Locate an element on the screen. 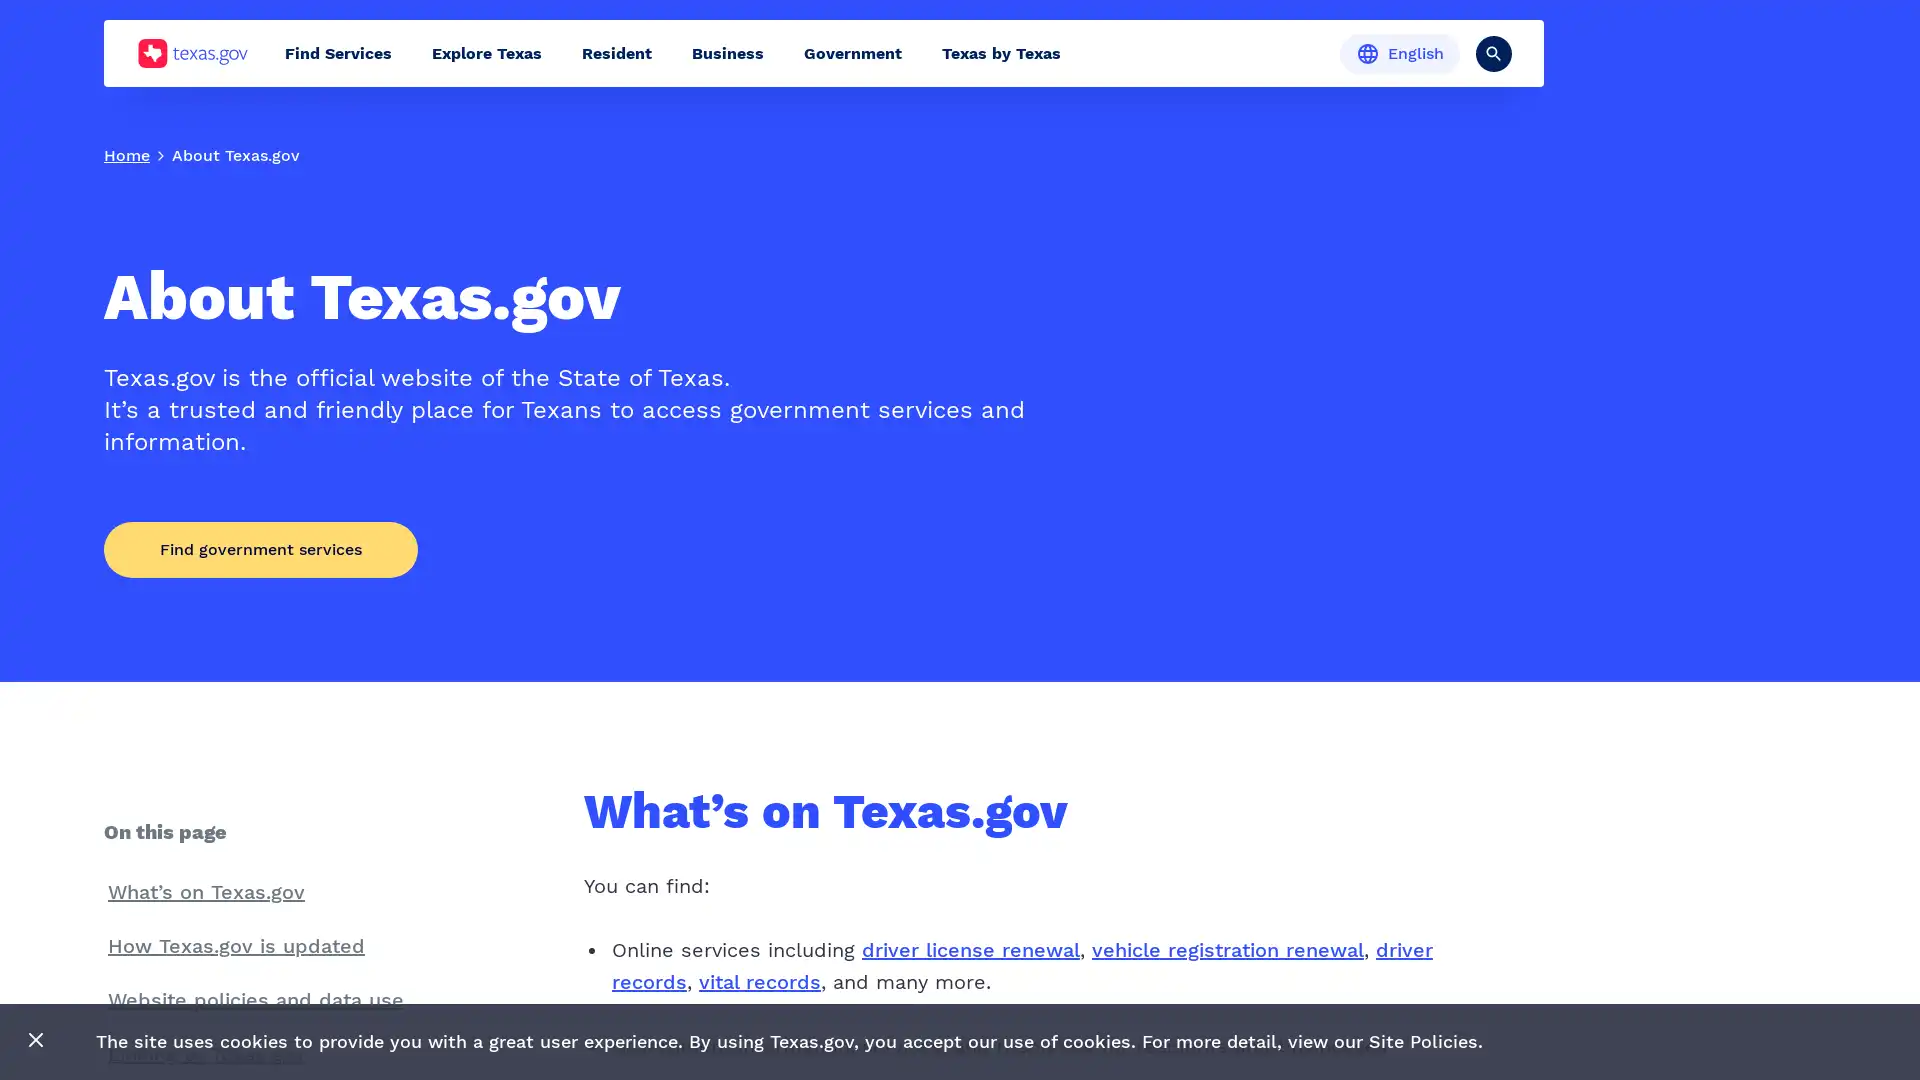 The height and width of the screenshot is (1080, 1920). Close is located at coordinates (36, 1040).